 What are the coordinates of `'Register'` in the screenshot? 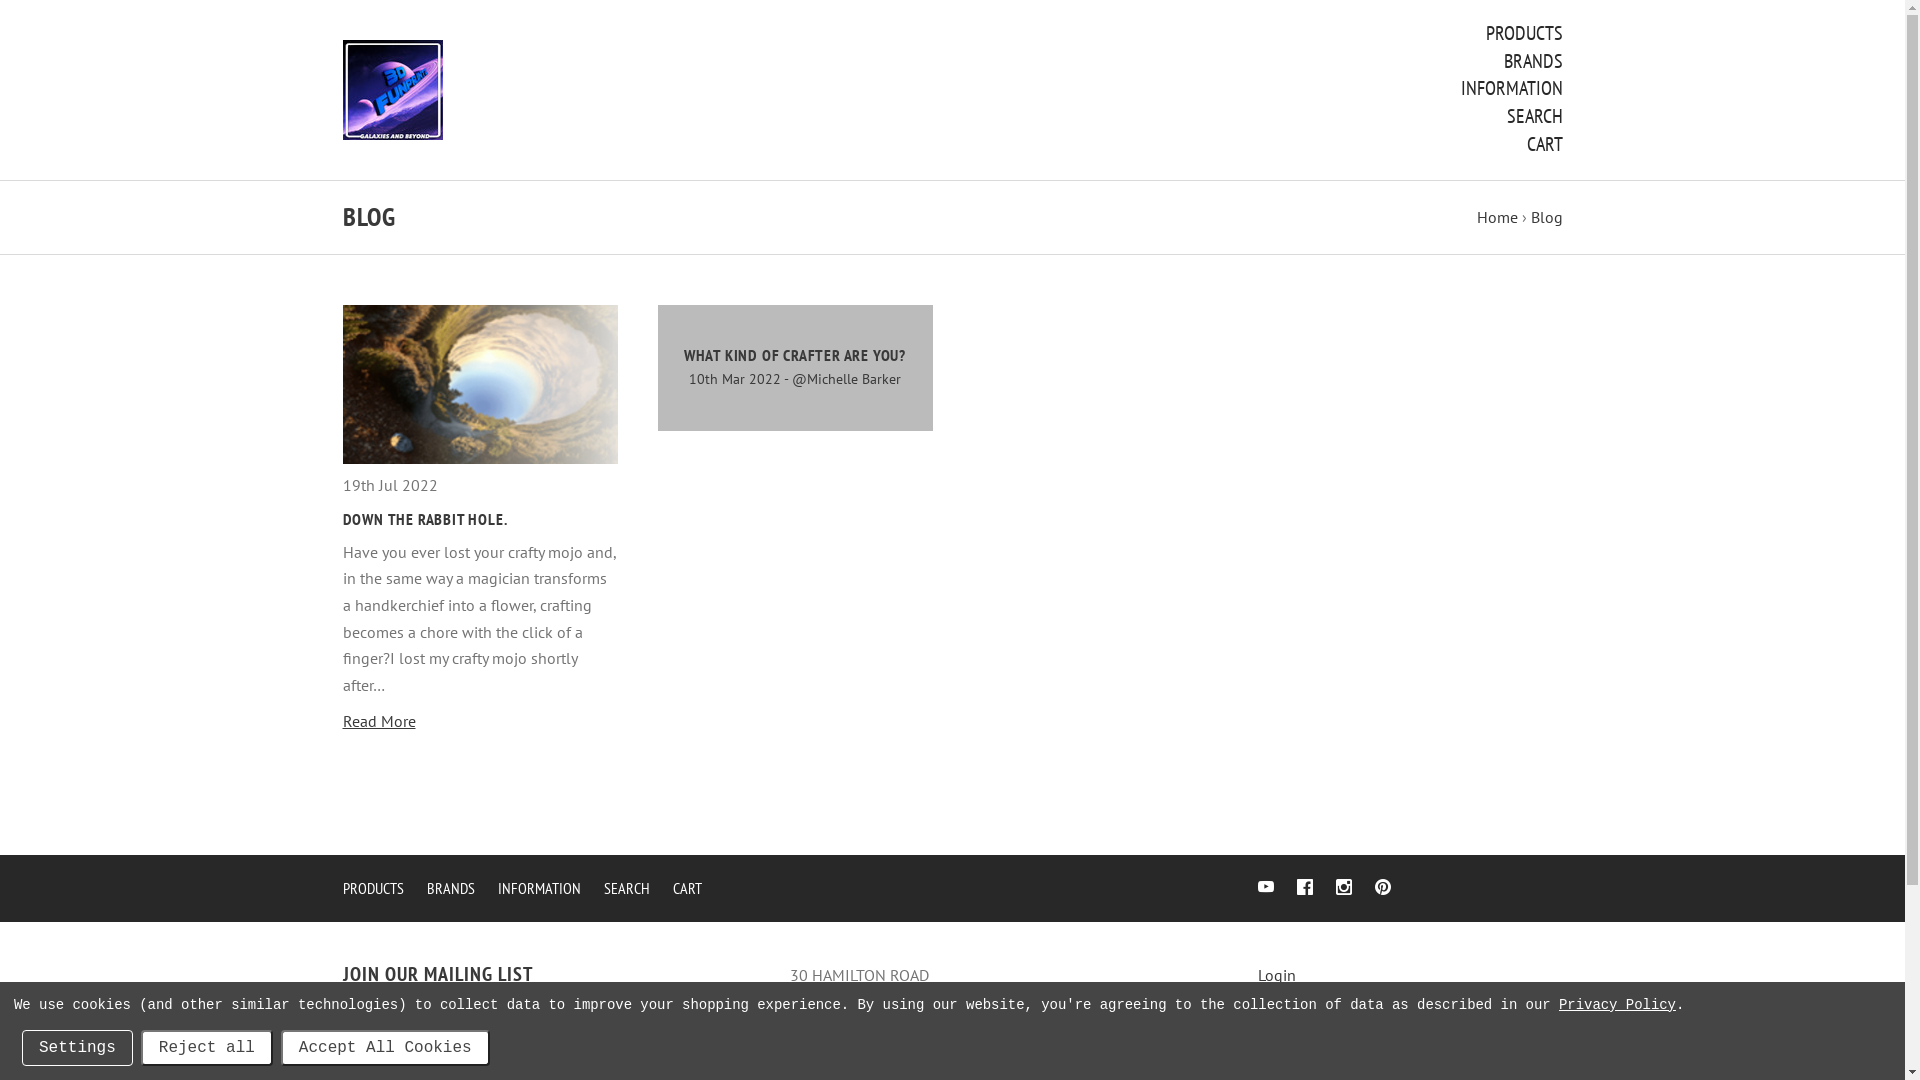 It's located at (1256, 1001).